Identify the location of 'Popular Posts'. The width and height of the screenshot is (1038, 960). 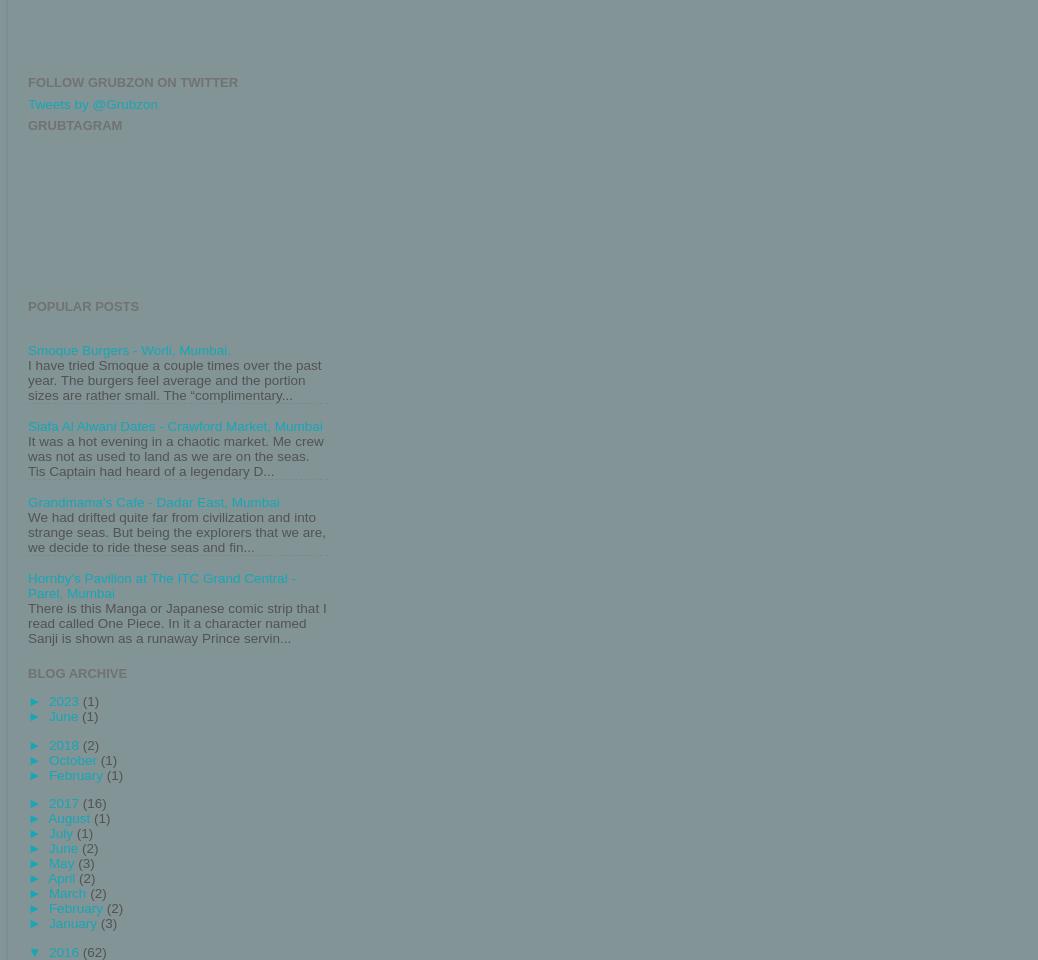
(82, 306).